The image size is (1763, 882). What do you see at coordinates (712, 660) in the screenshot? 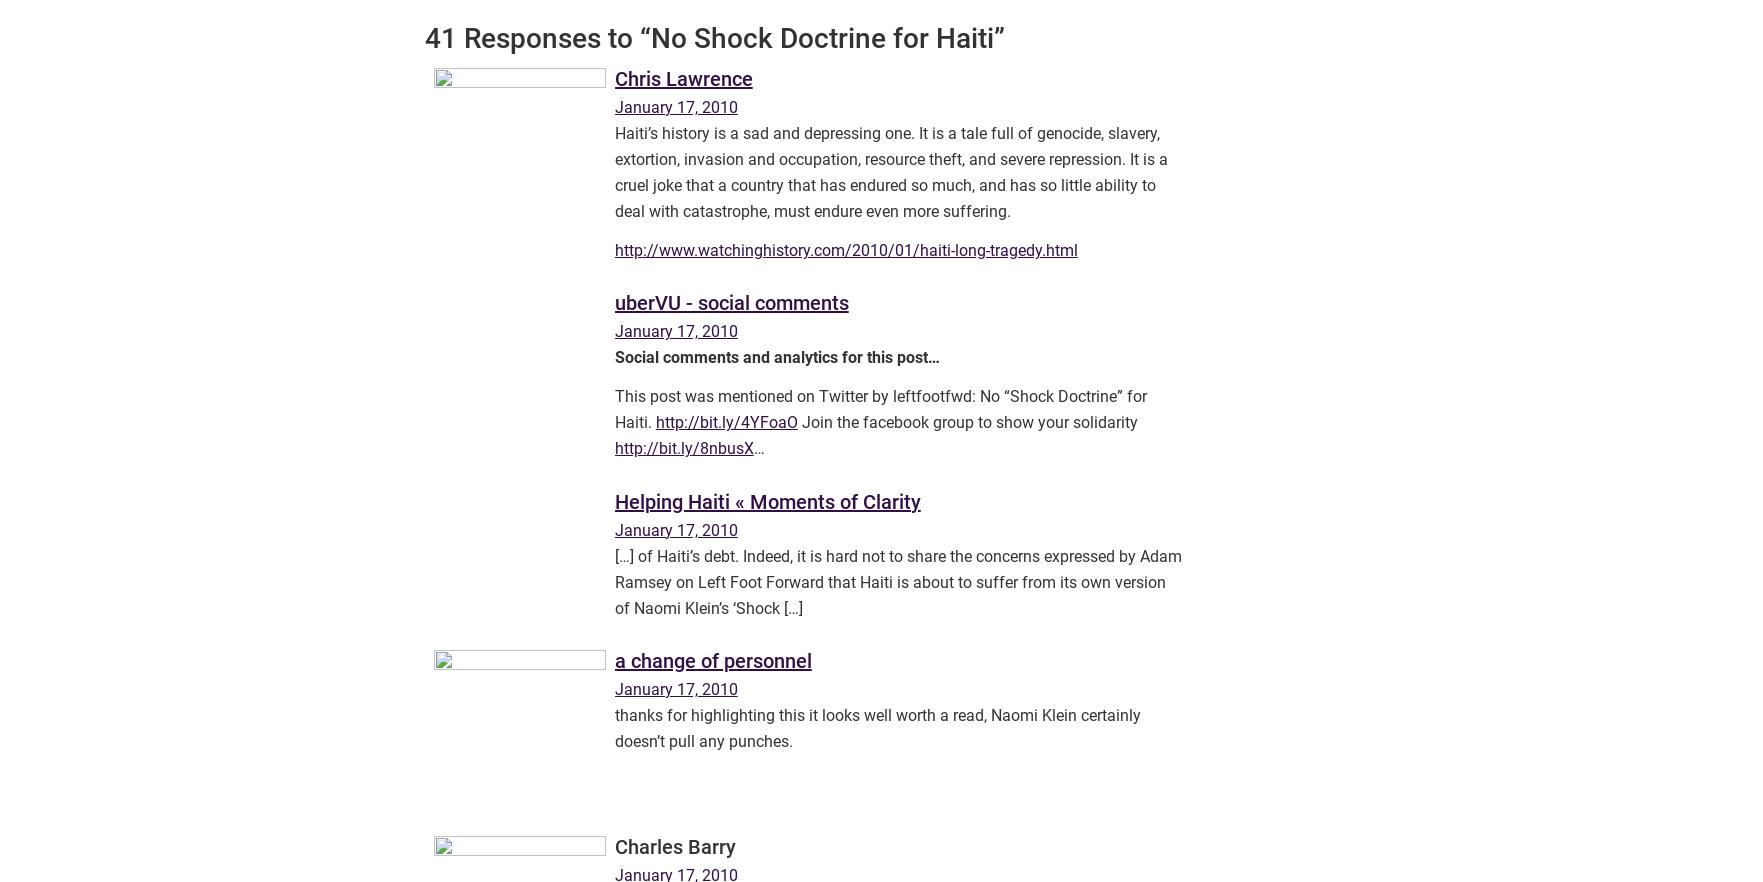
I see `'a change of personnel'` at bounding box center [712, 660].